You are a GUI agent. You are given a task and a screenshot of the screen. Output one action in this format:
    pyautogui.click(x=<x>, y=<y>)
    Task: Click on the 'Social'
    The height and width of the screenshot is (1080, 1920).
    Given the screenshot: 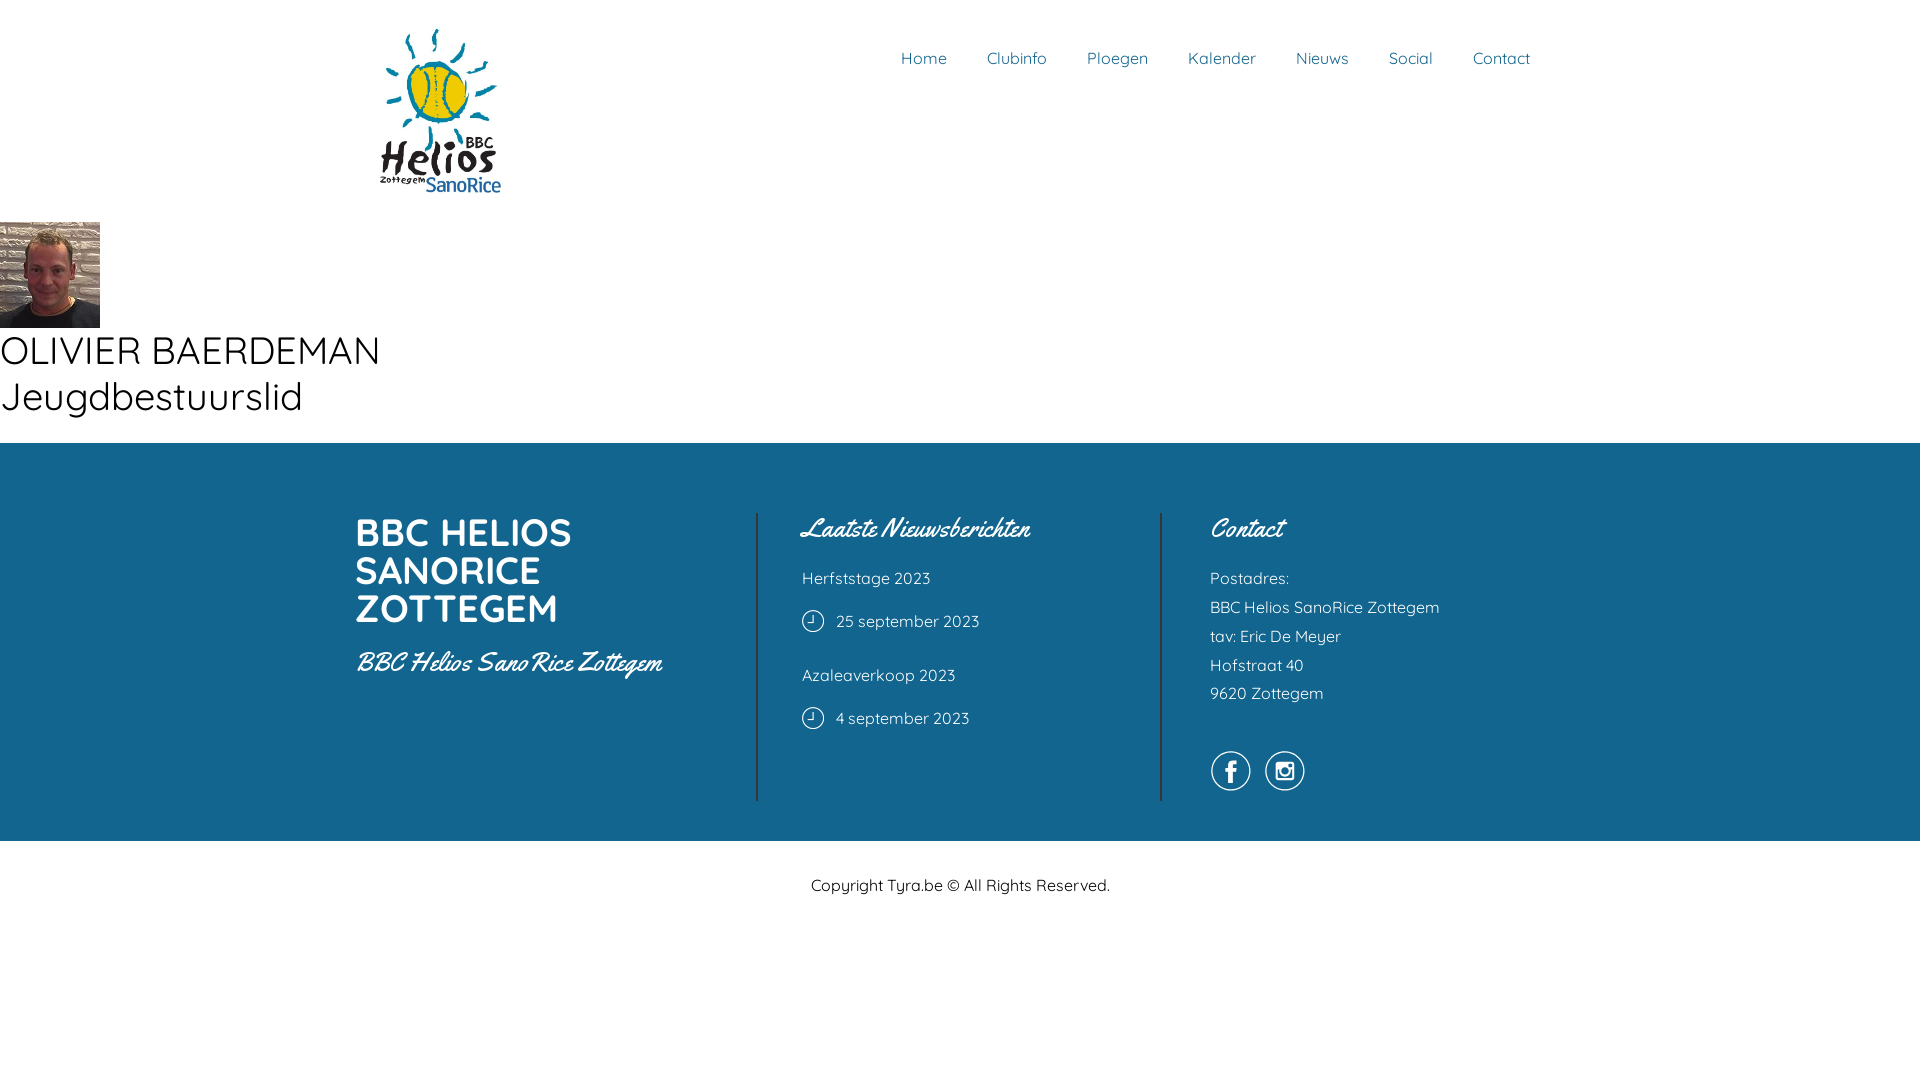 What is the action you would take?
    pyautogui.click(x=1410, y=56)
    